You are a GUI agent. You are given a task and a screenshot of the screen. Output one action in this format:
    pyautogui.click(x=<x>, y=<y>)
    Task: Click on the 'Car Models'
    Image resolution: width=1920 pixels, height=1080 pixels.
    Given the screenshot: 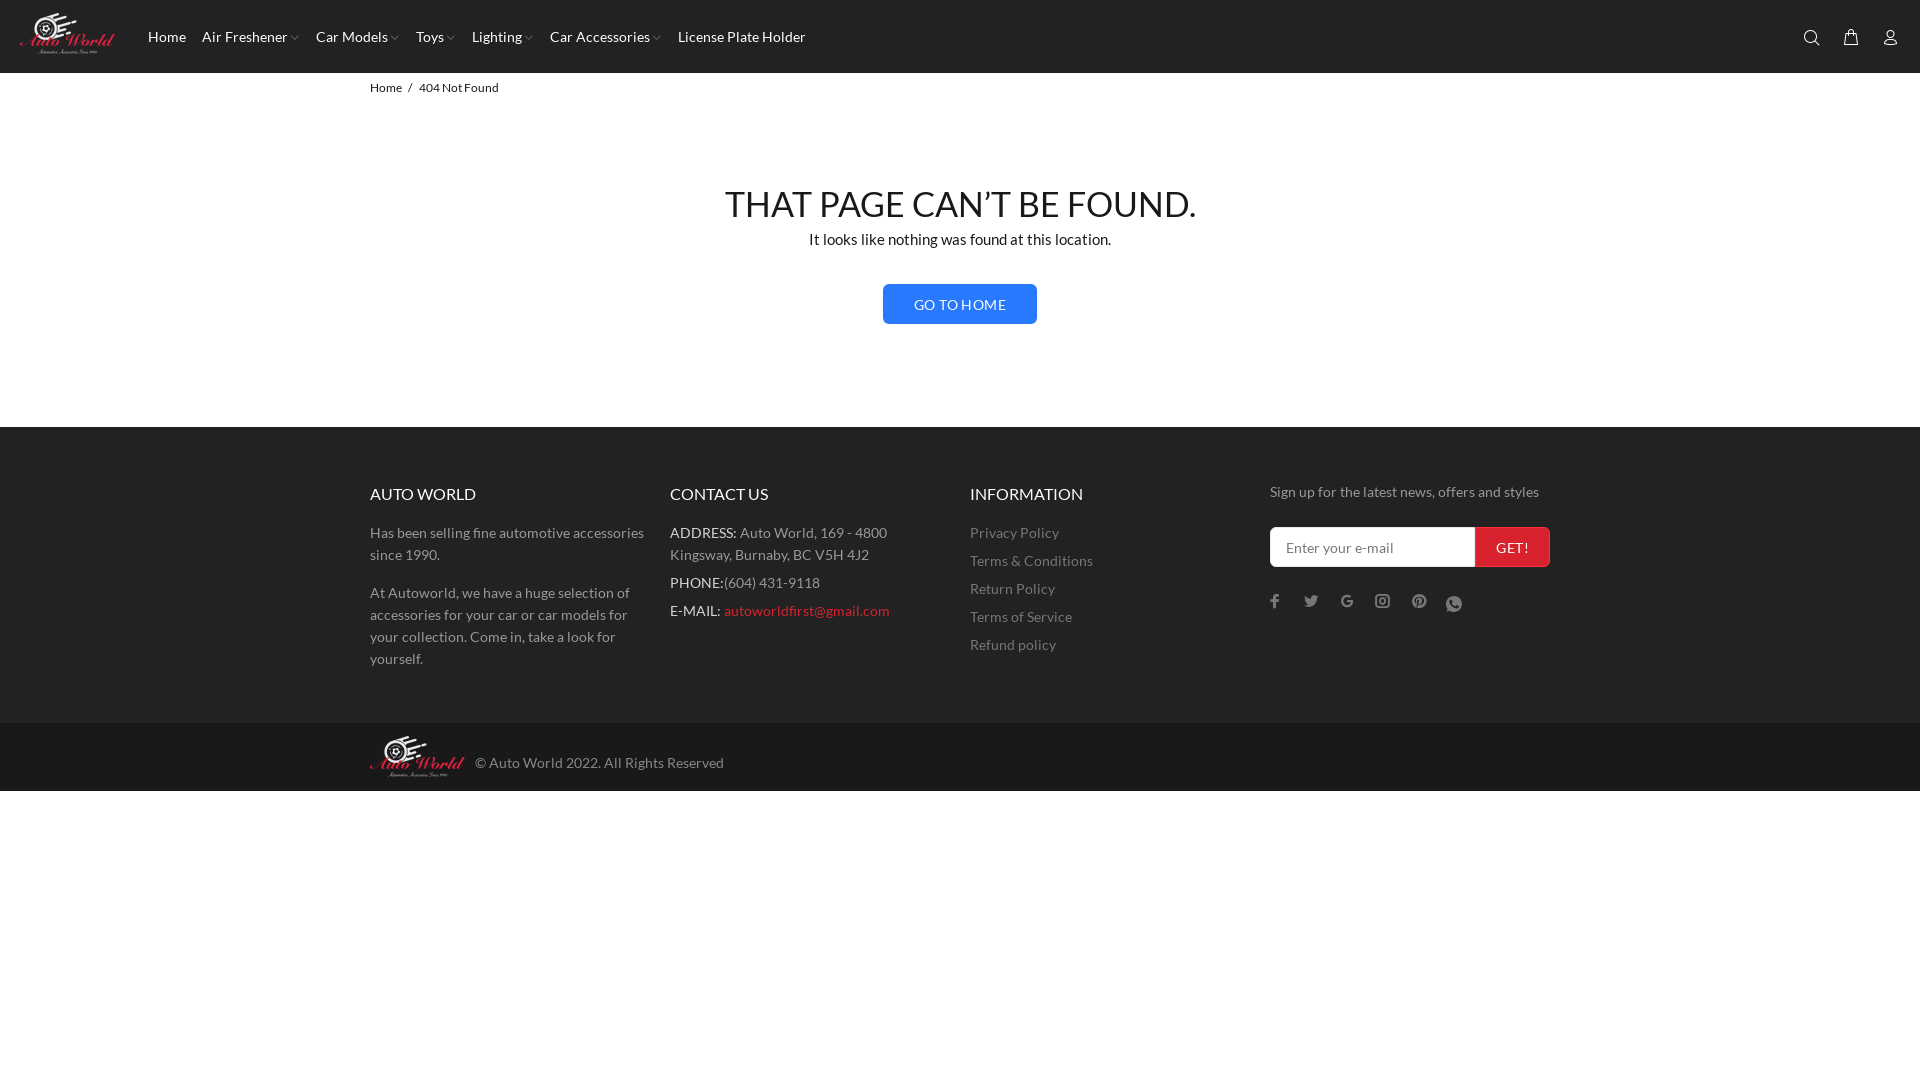 What is the action you would take?
    pyautogui.click(x=306, y=36)
    